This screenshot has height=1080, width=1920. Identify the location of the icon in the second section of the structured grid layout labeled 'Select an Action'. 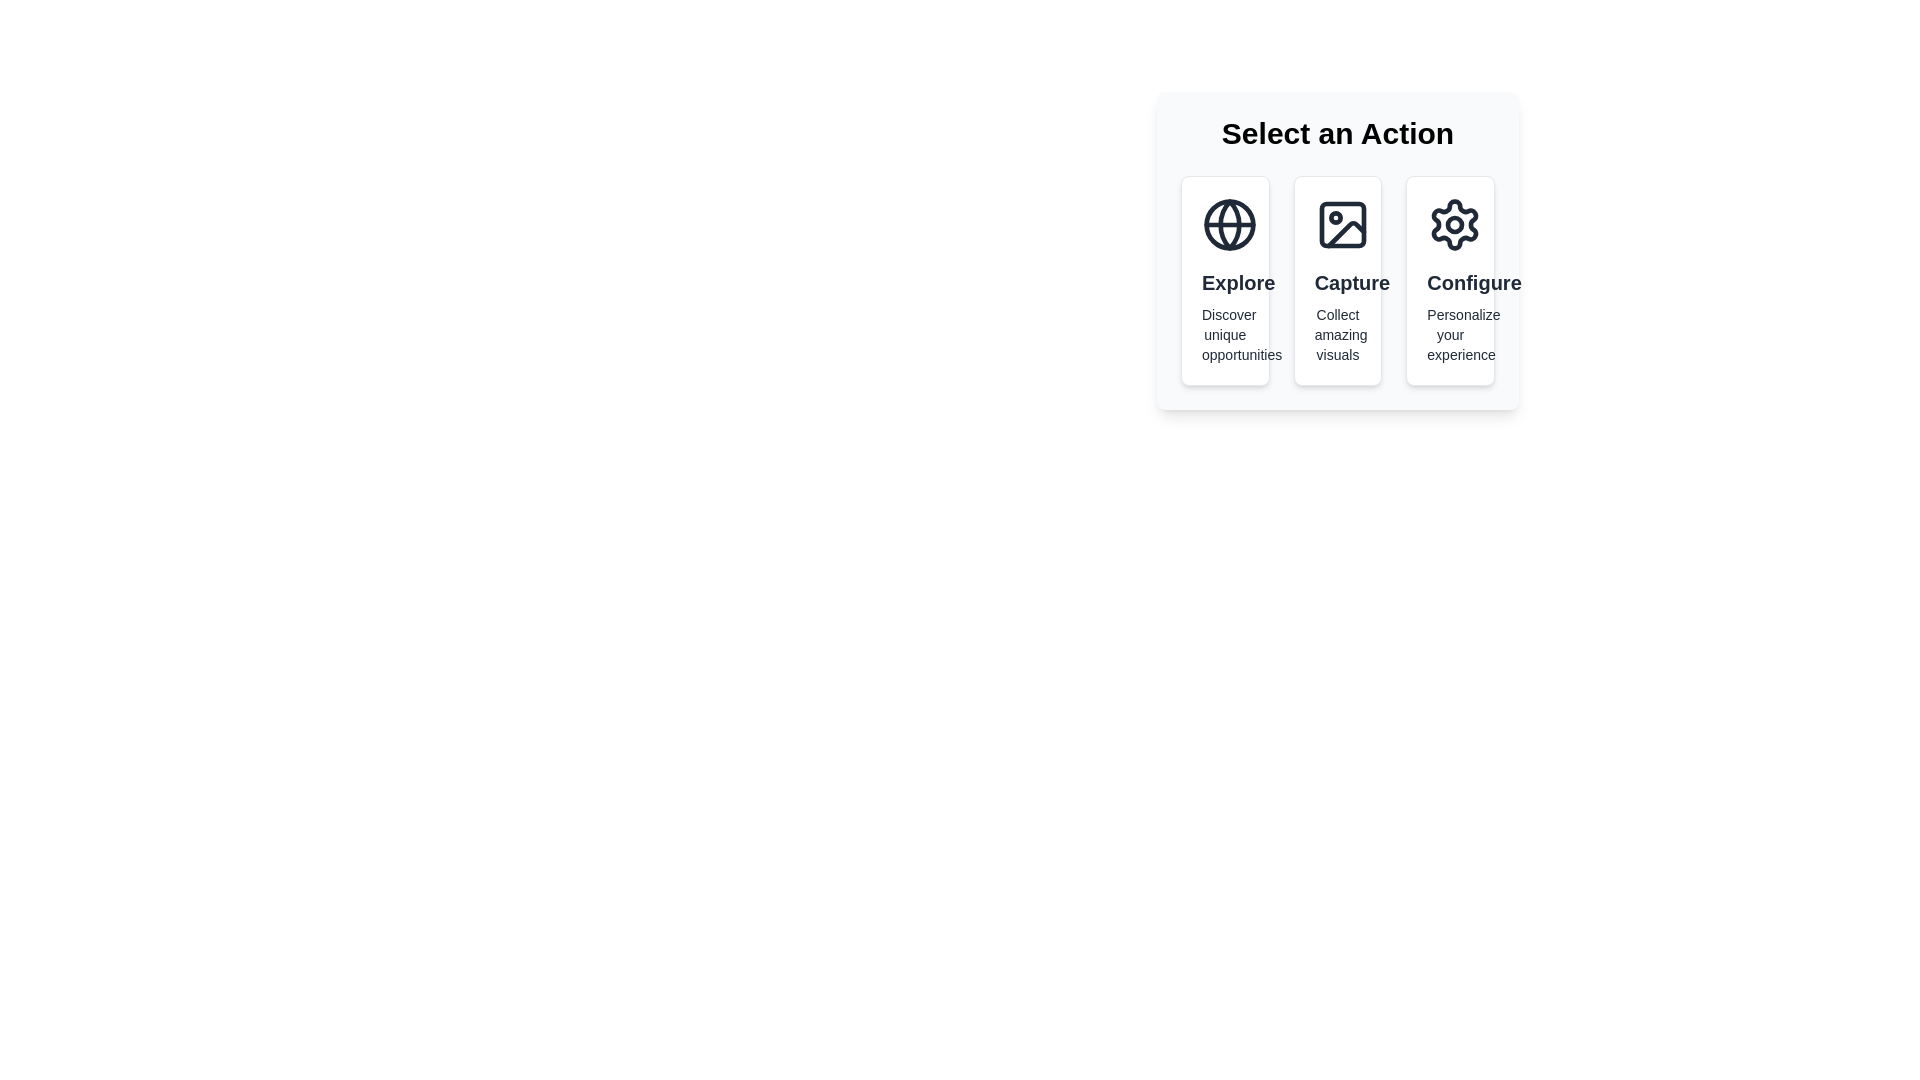
(1338, 281).